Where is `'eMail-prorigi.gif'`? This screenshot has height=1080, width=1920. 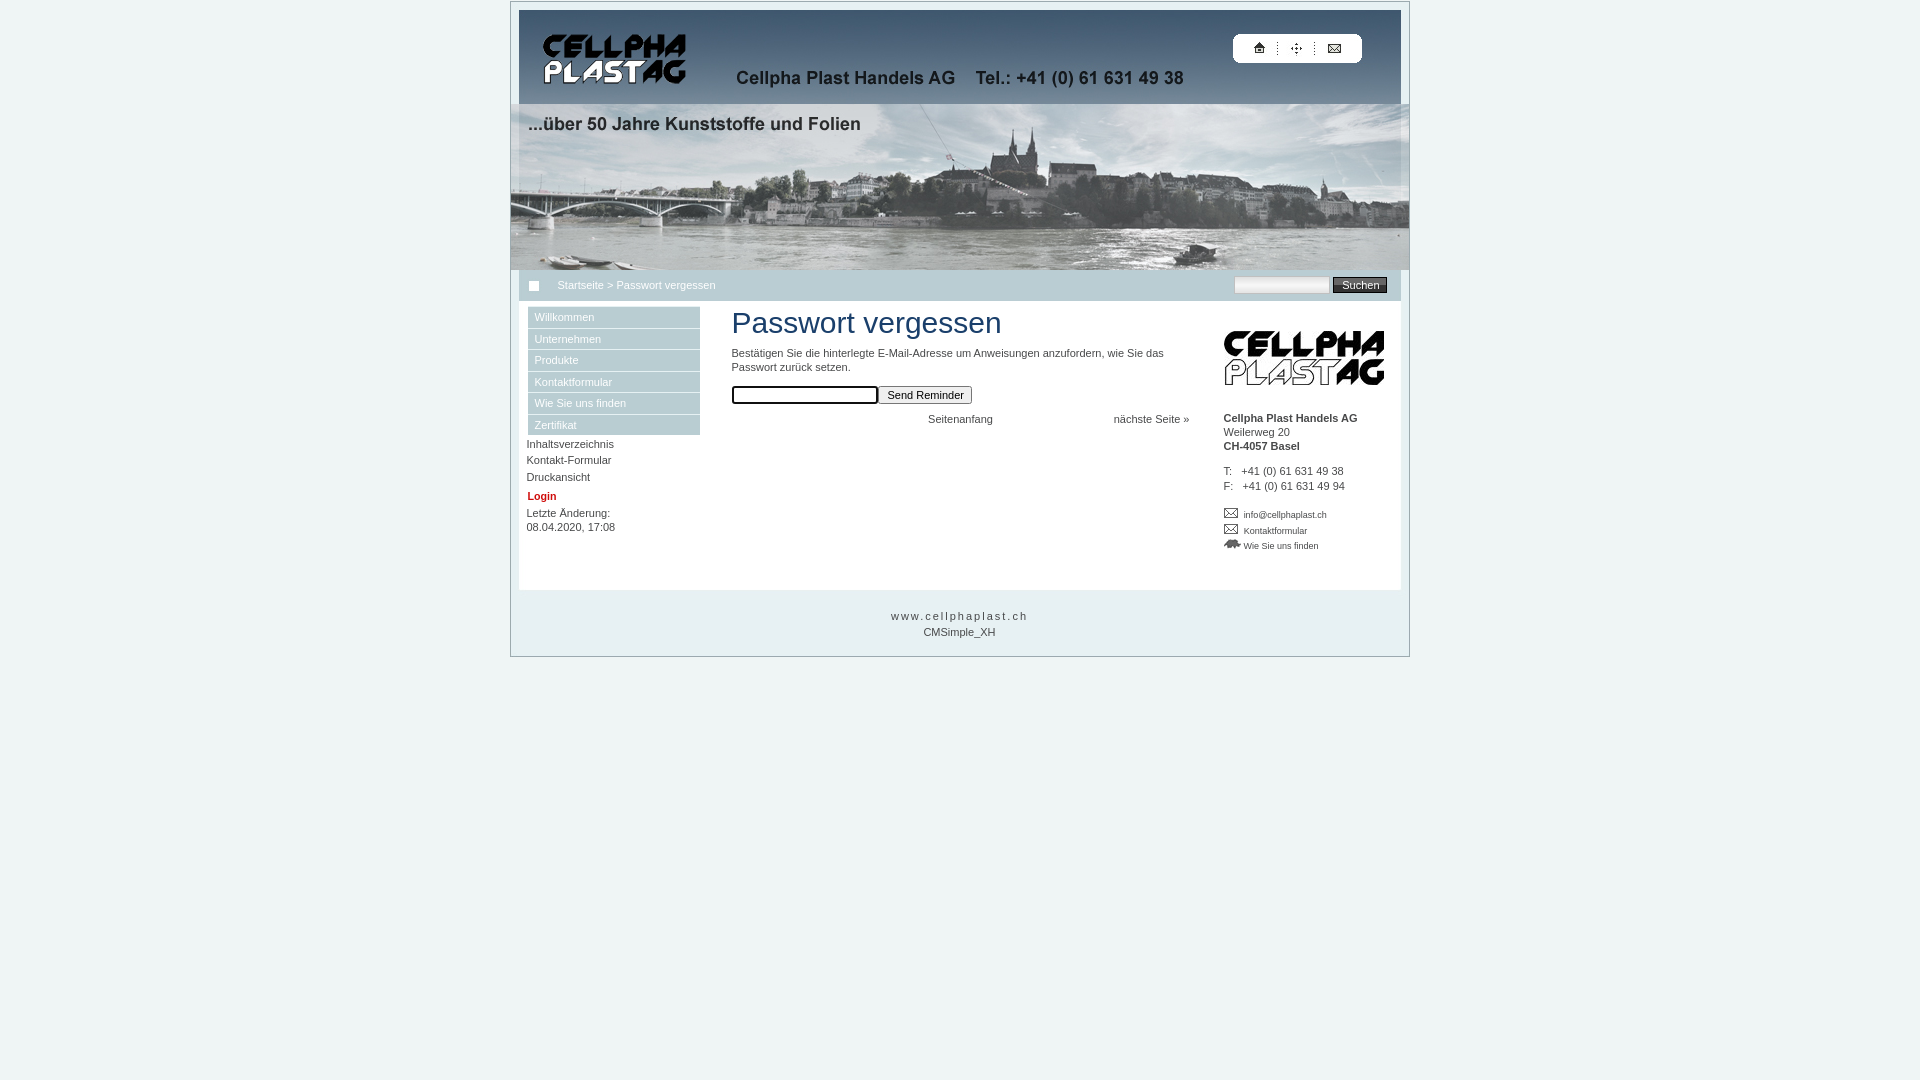
'eMail-prorigi.gif' is located at coordinates (1223, 512).